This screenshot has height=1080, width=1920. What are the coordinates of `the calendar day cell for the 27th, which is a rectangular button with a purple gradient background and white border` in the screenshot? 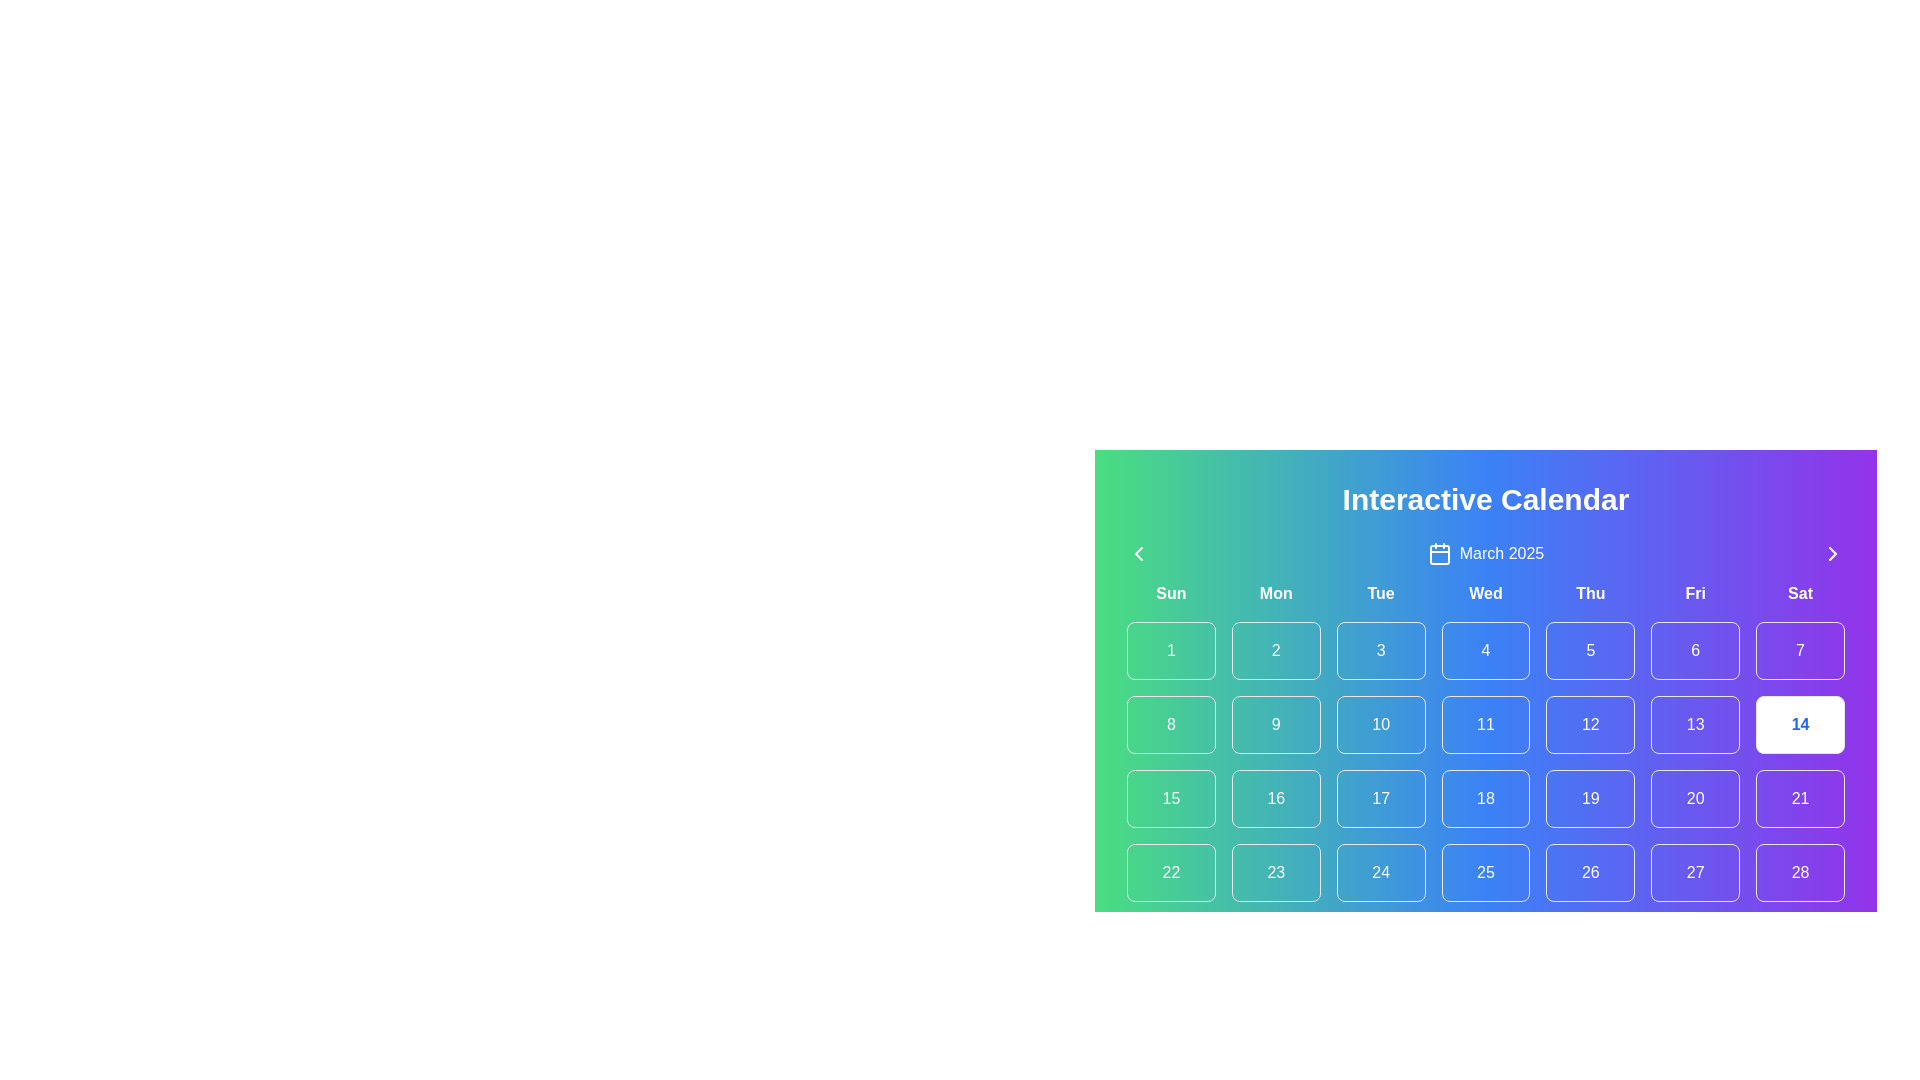 It's located at (1694, 871).